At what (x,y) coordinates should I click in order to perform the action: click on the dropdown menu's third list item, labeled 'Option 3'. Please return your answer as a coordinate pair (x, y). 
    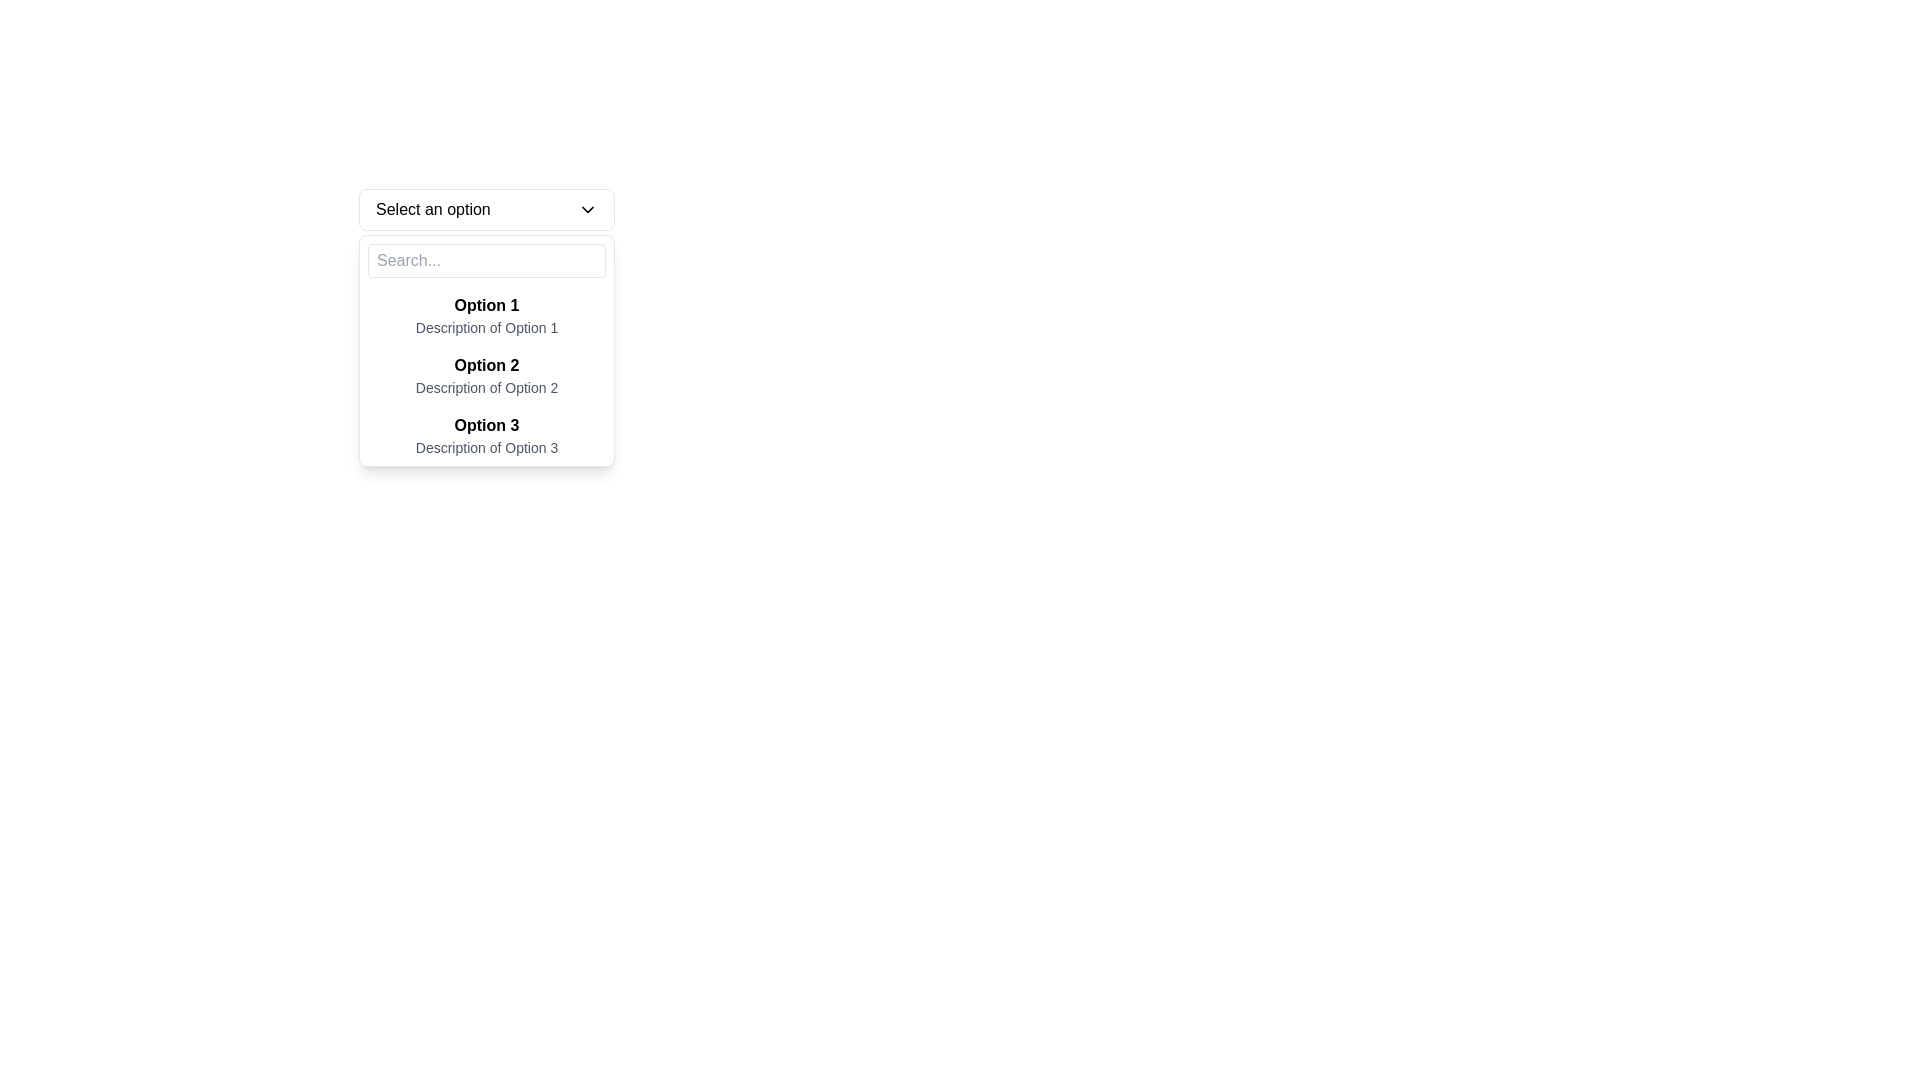
    Looking at the image, I should click on (486, 434).